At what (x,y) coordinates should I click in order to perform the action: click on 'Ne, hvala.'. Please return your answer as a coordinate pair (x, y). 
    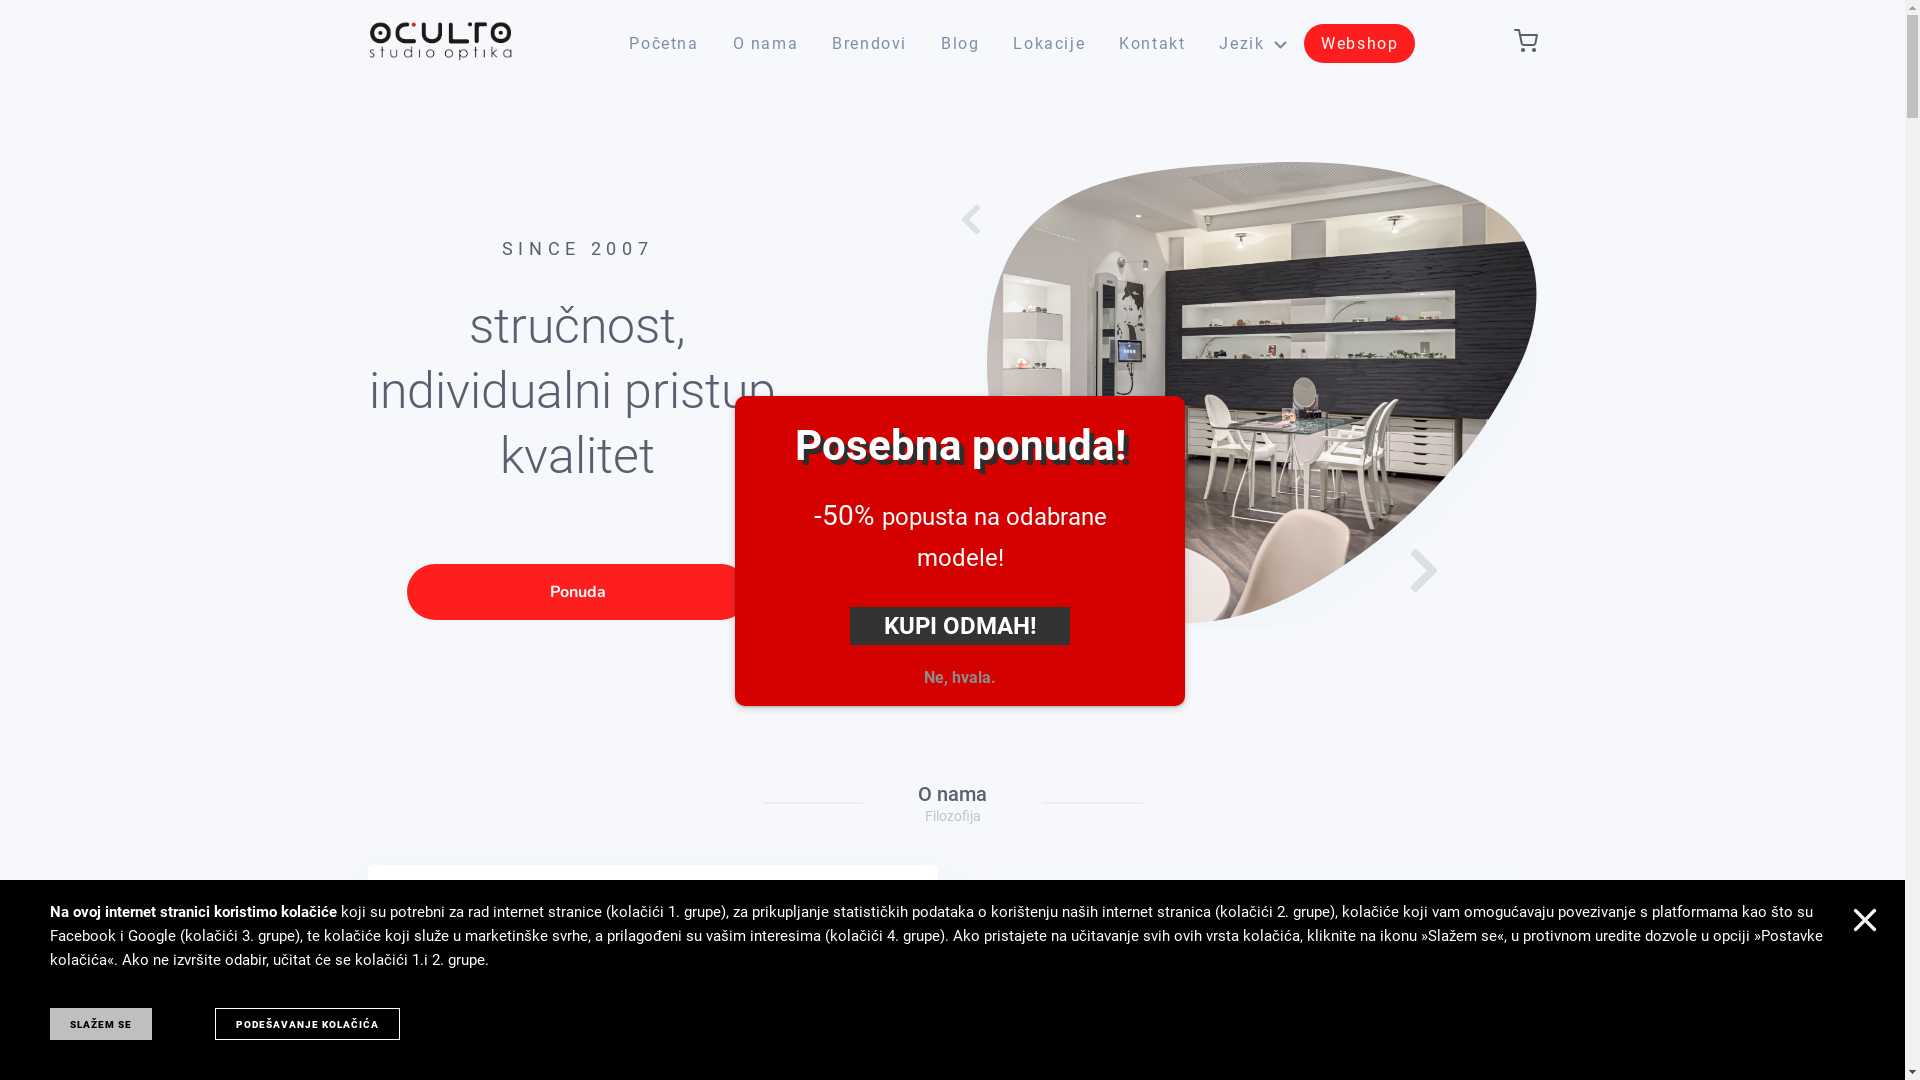
    Looking at the image, I should click on (960, 677).